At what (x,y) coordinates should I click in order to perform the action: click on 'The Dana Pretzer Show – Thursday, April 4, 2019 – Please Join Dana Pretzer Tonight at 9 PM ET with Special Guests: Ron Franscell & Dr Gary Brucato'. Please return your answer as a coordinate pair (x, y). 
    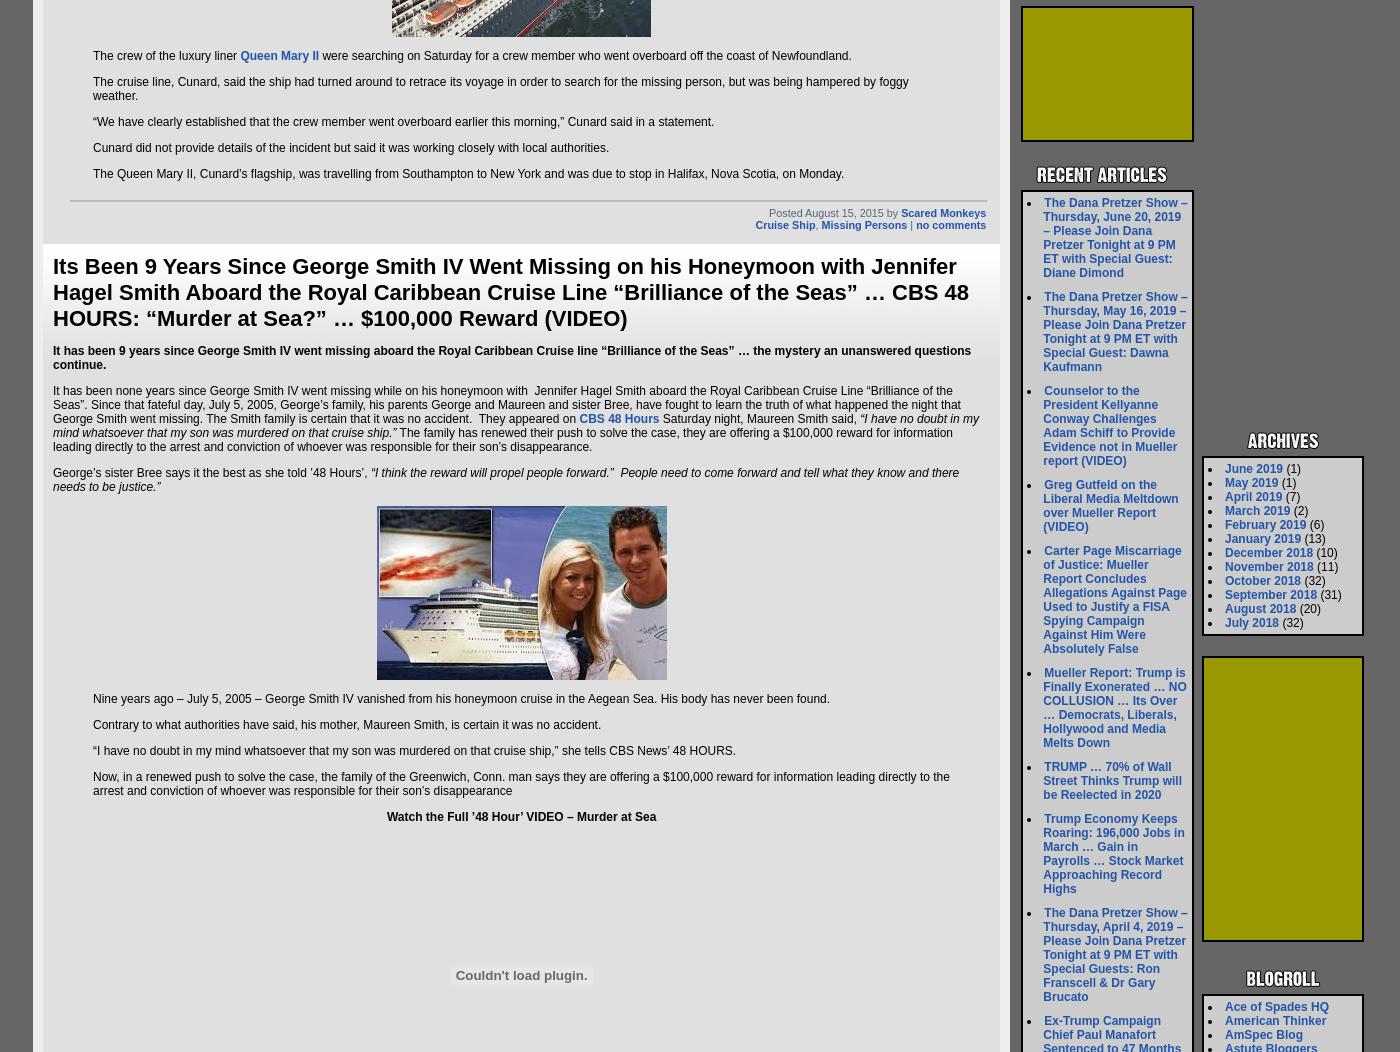
    Looking at the image, I should click on (1114, 954).